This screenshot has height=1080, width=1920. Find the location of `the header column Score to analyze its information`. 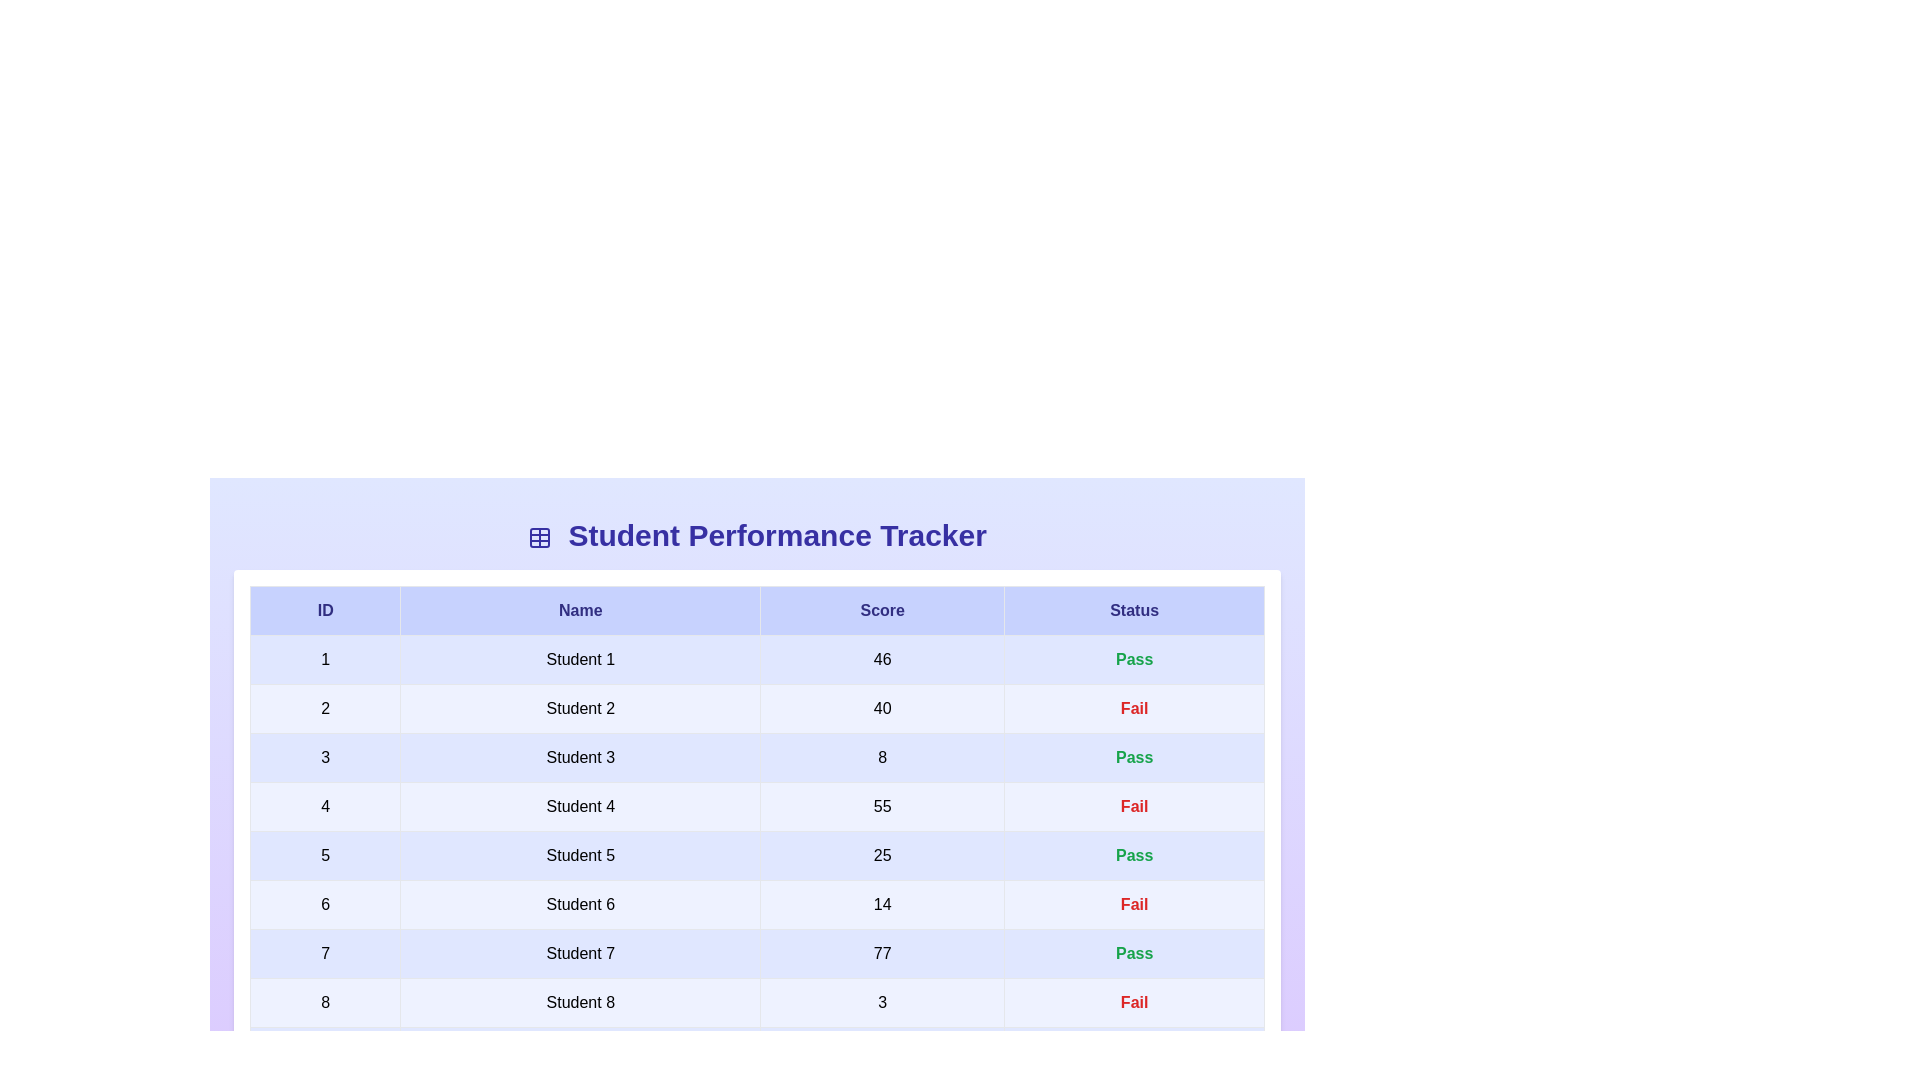

the header column Score to analyze its information is located at coordinates (881, 609).